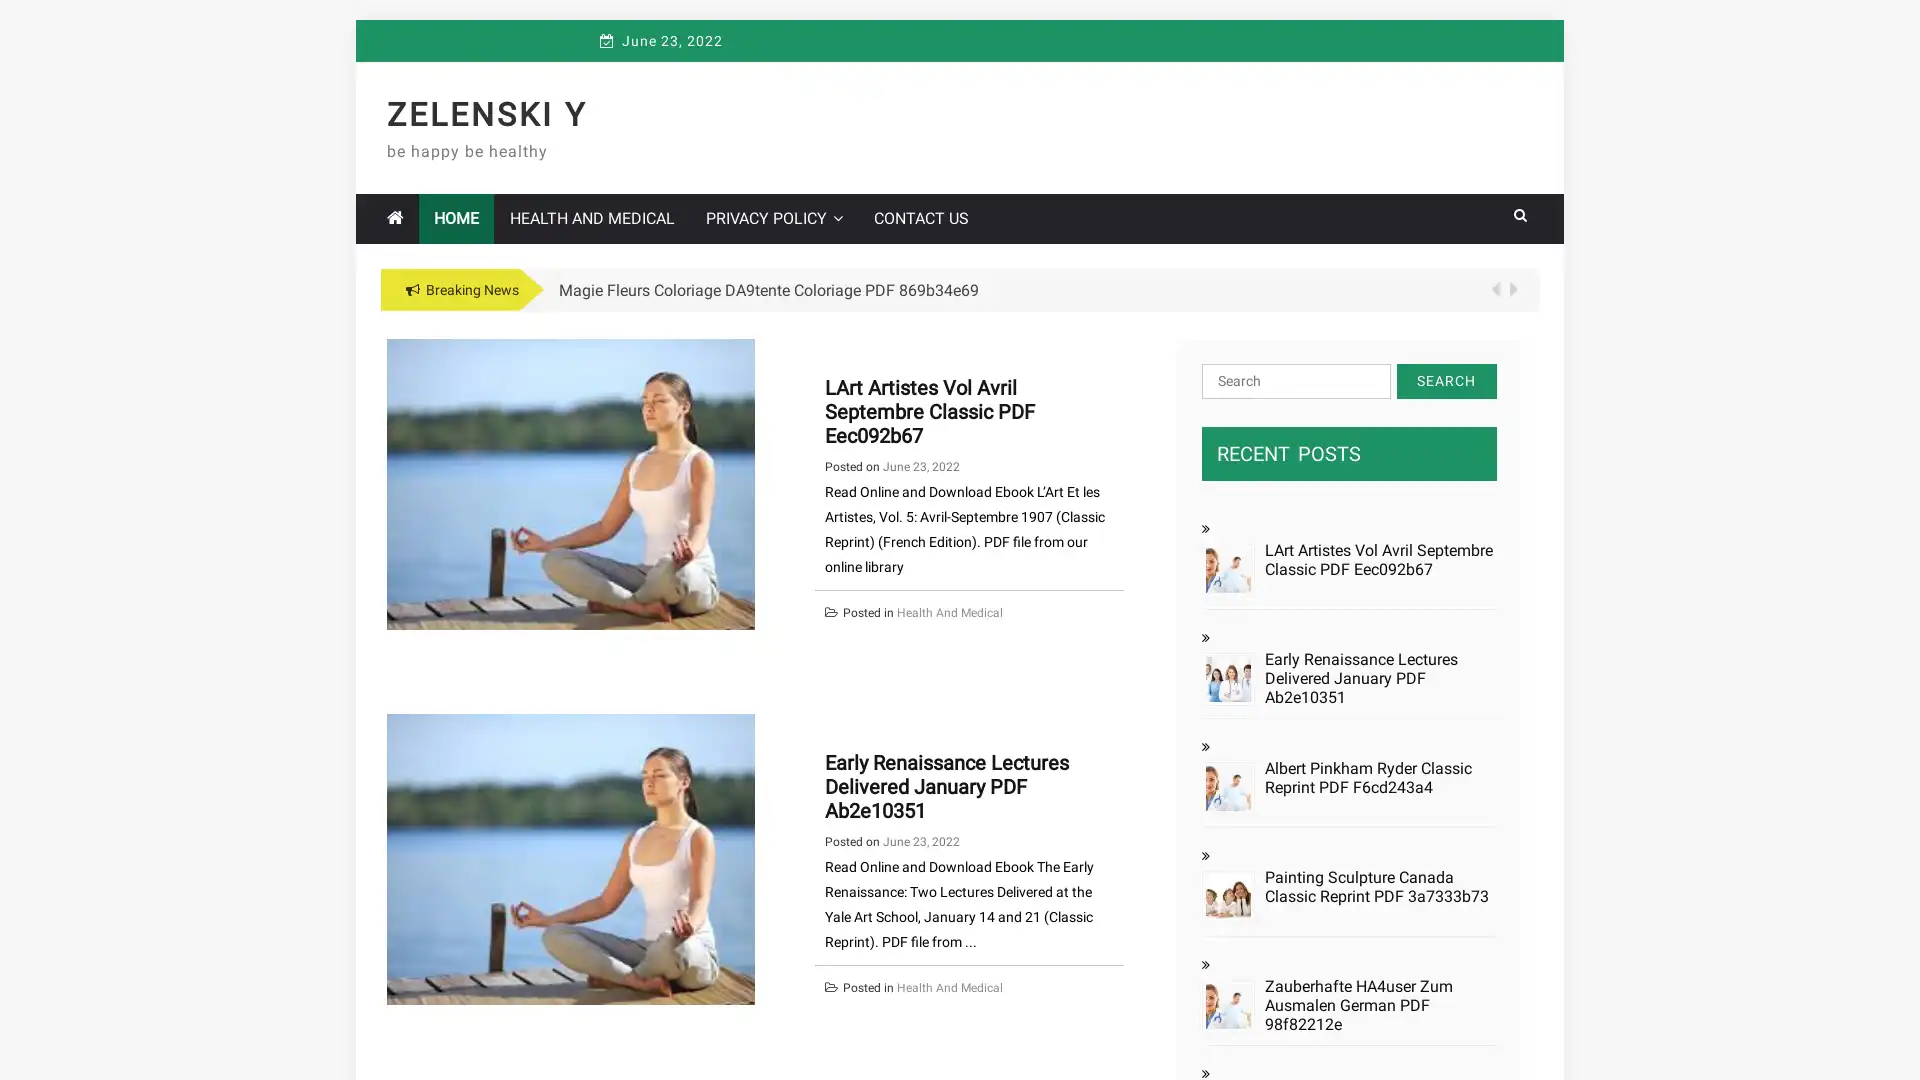 Image resolution: width=1920 pixels, height=1080 pixels. Describe the element at coordinates (1445, 380) in the screenshot. I see `Search` at that location.